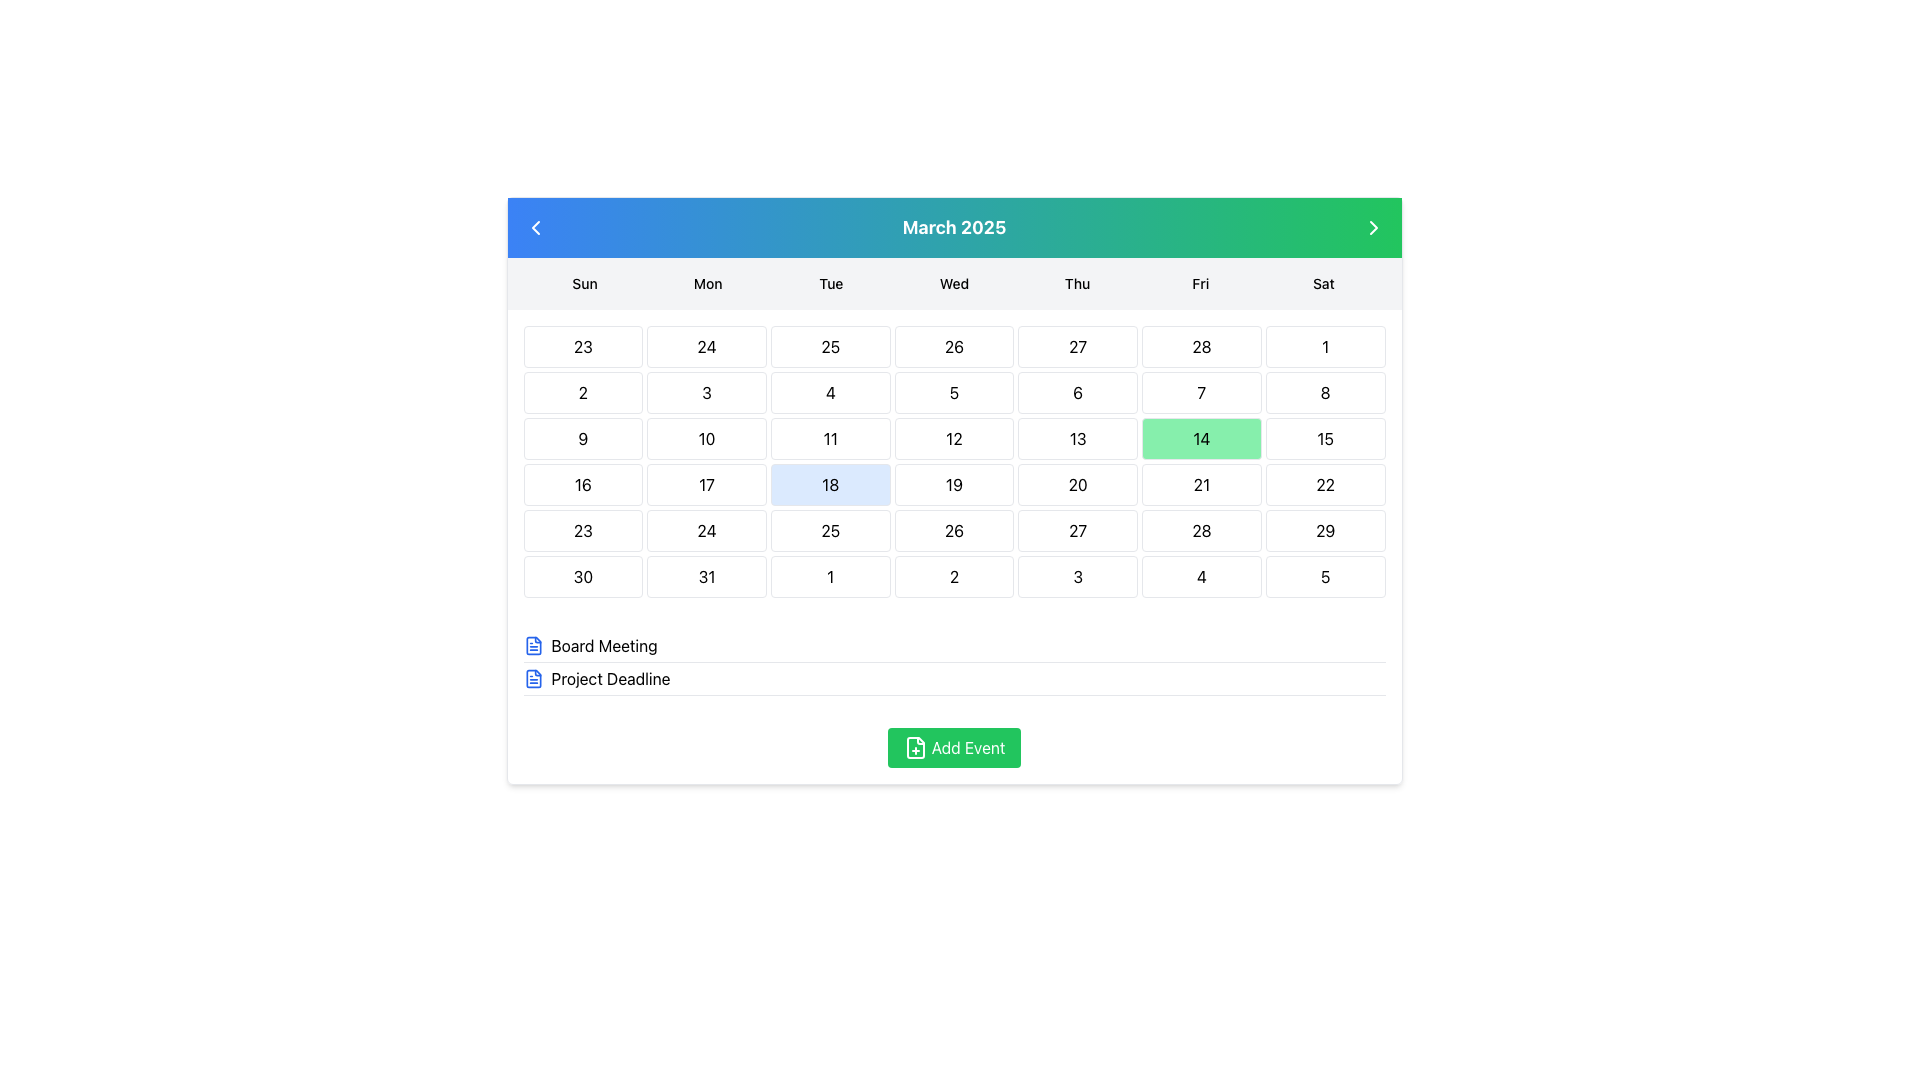 The height and width of the screenshot is (1080, 1920). Describe the element at coordinates (830, 530) in the screenshot. I see `the calendar day button representing March 25, 2025, located in the 'Tue' column, fifth column and fourth row of the grid layout` at that location.